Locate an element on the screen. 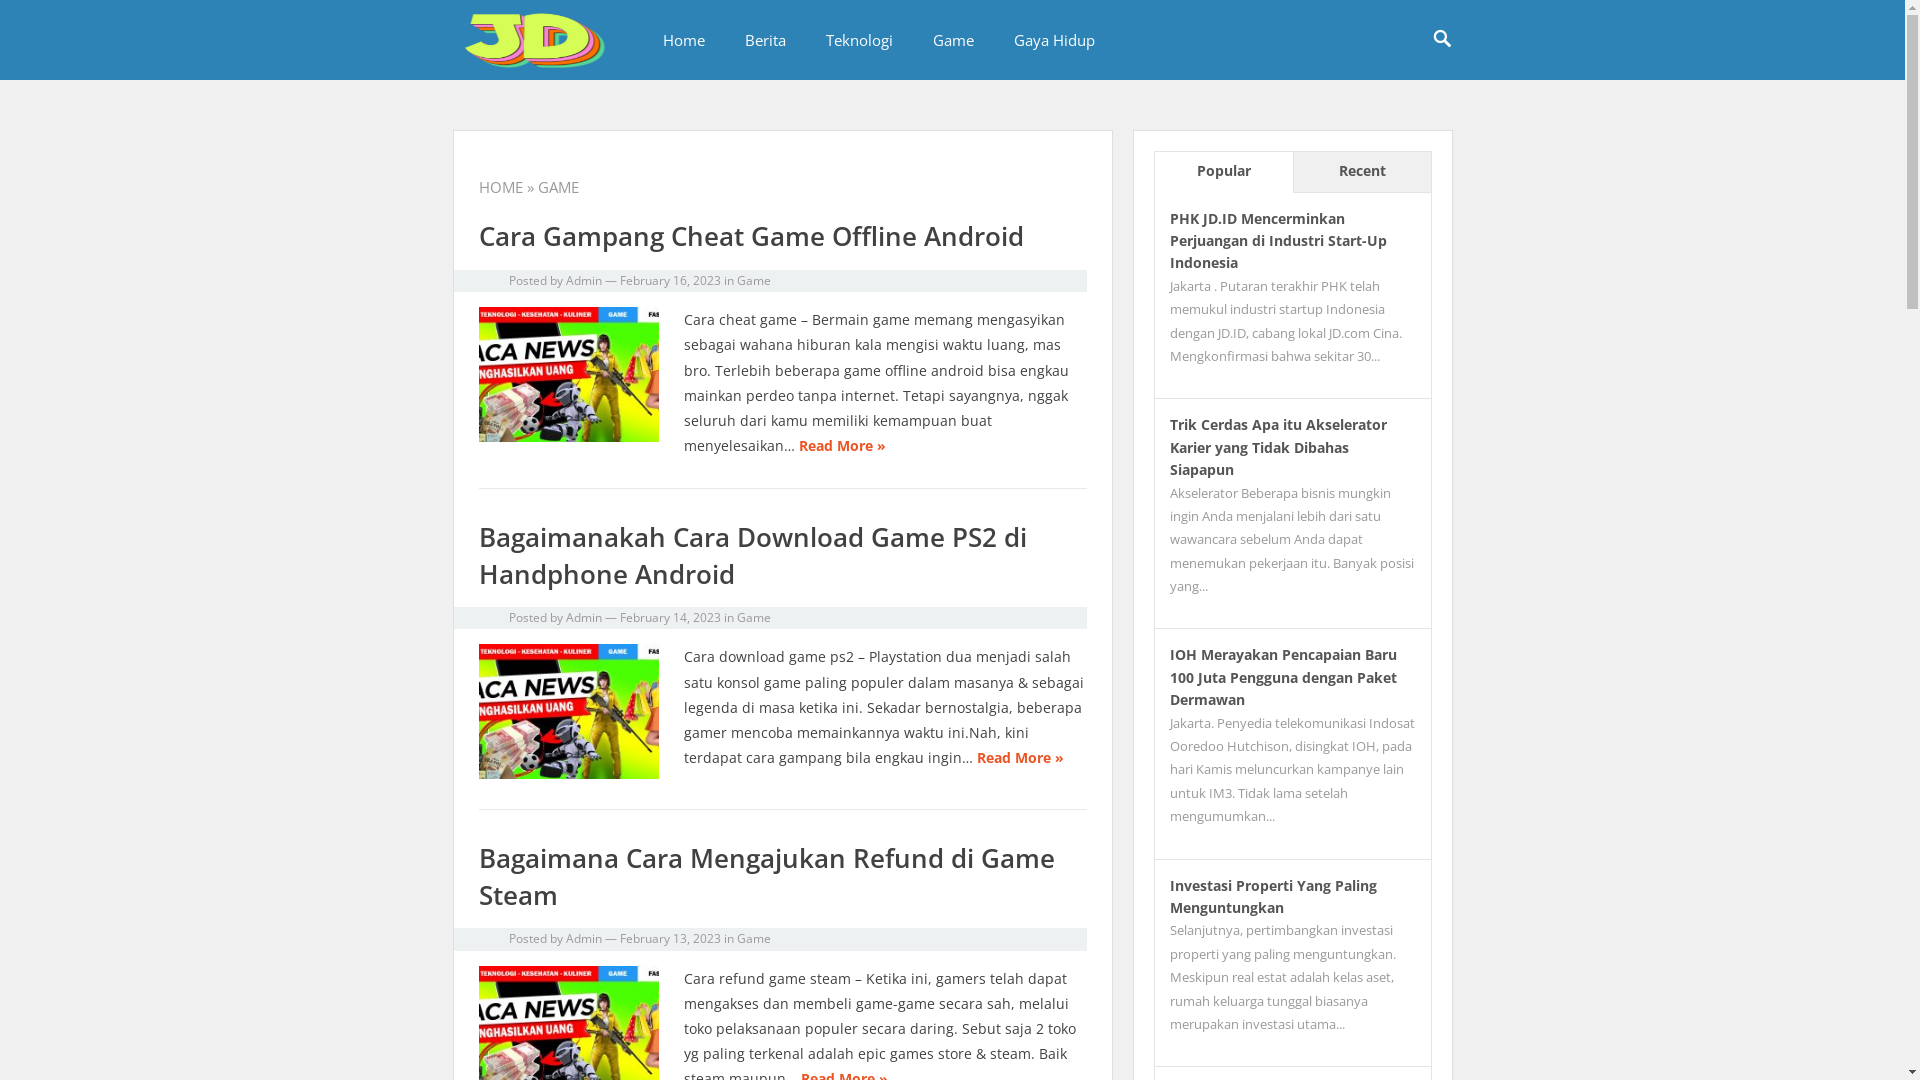  'HOME' is located at coordinates (499, 186).